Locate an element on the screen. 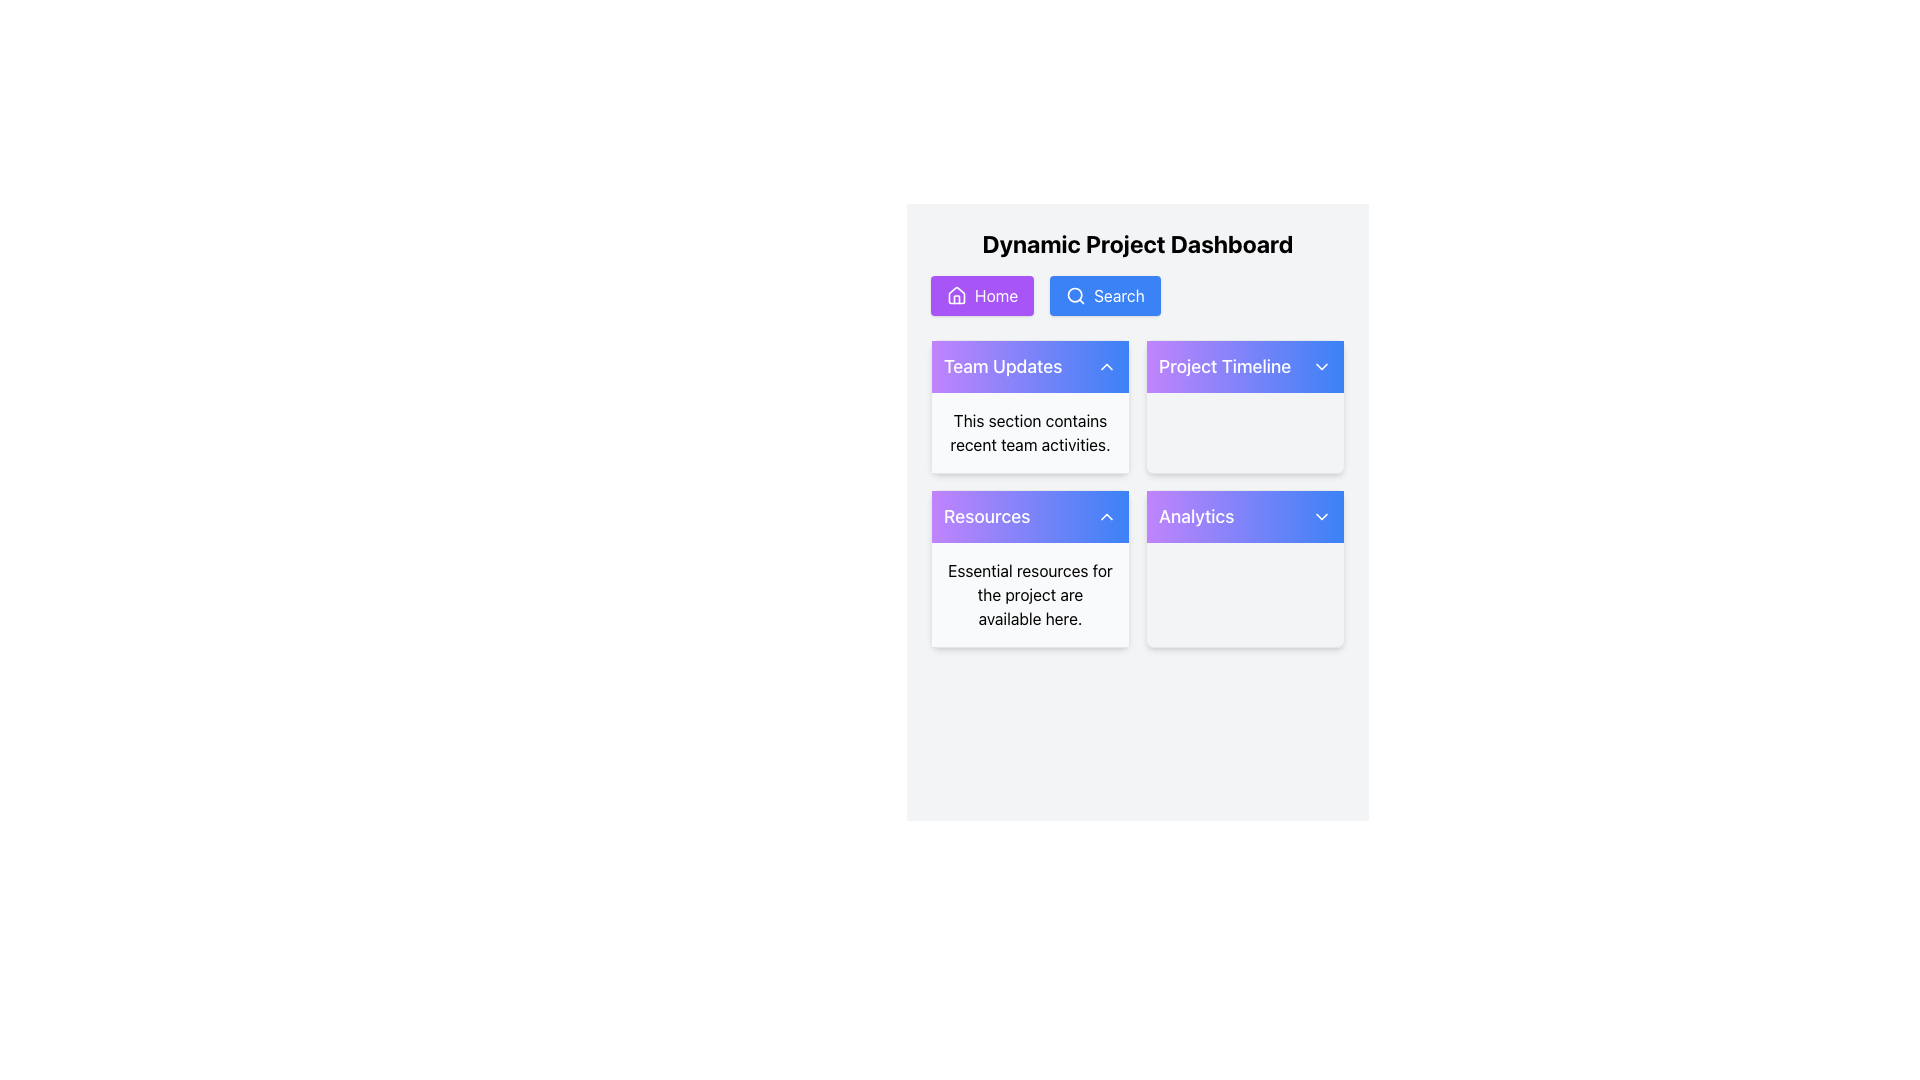  the circular magnifying glass icon located within the blue button labeled 'Search', which is the second button from the left in the navigation bar is located at coordinates (1075, 296).